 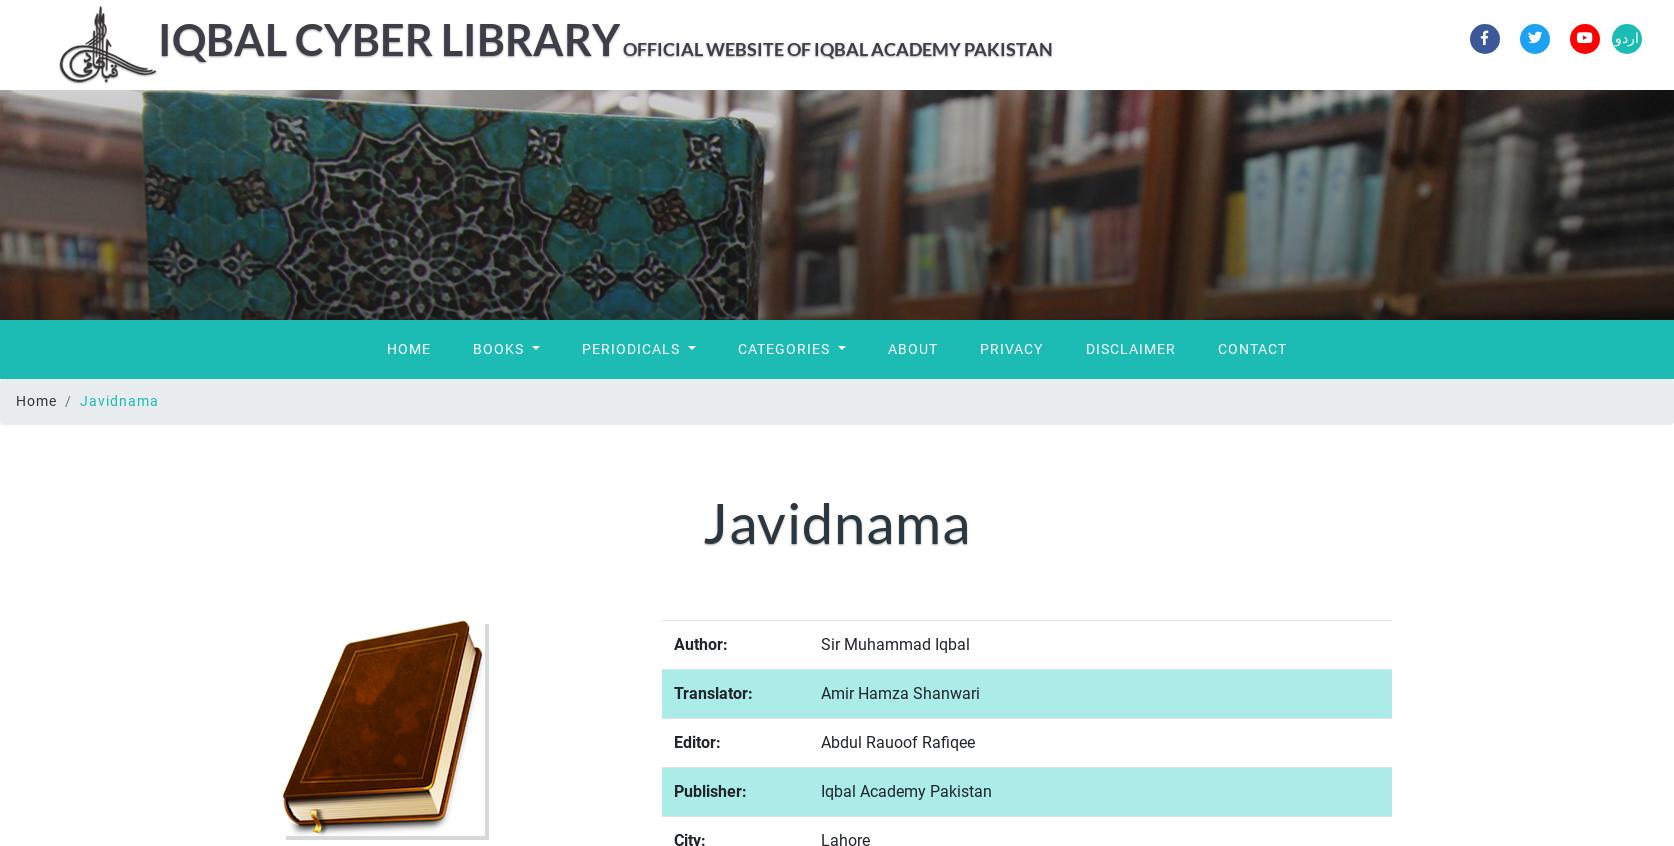 What do you see at coordinates (499, 347) in the screenshot?
I see `'Books'` at bounding box center [499, 347].